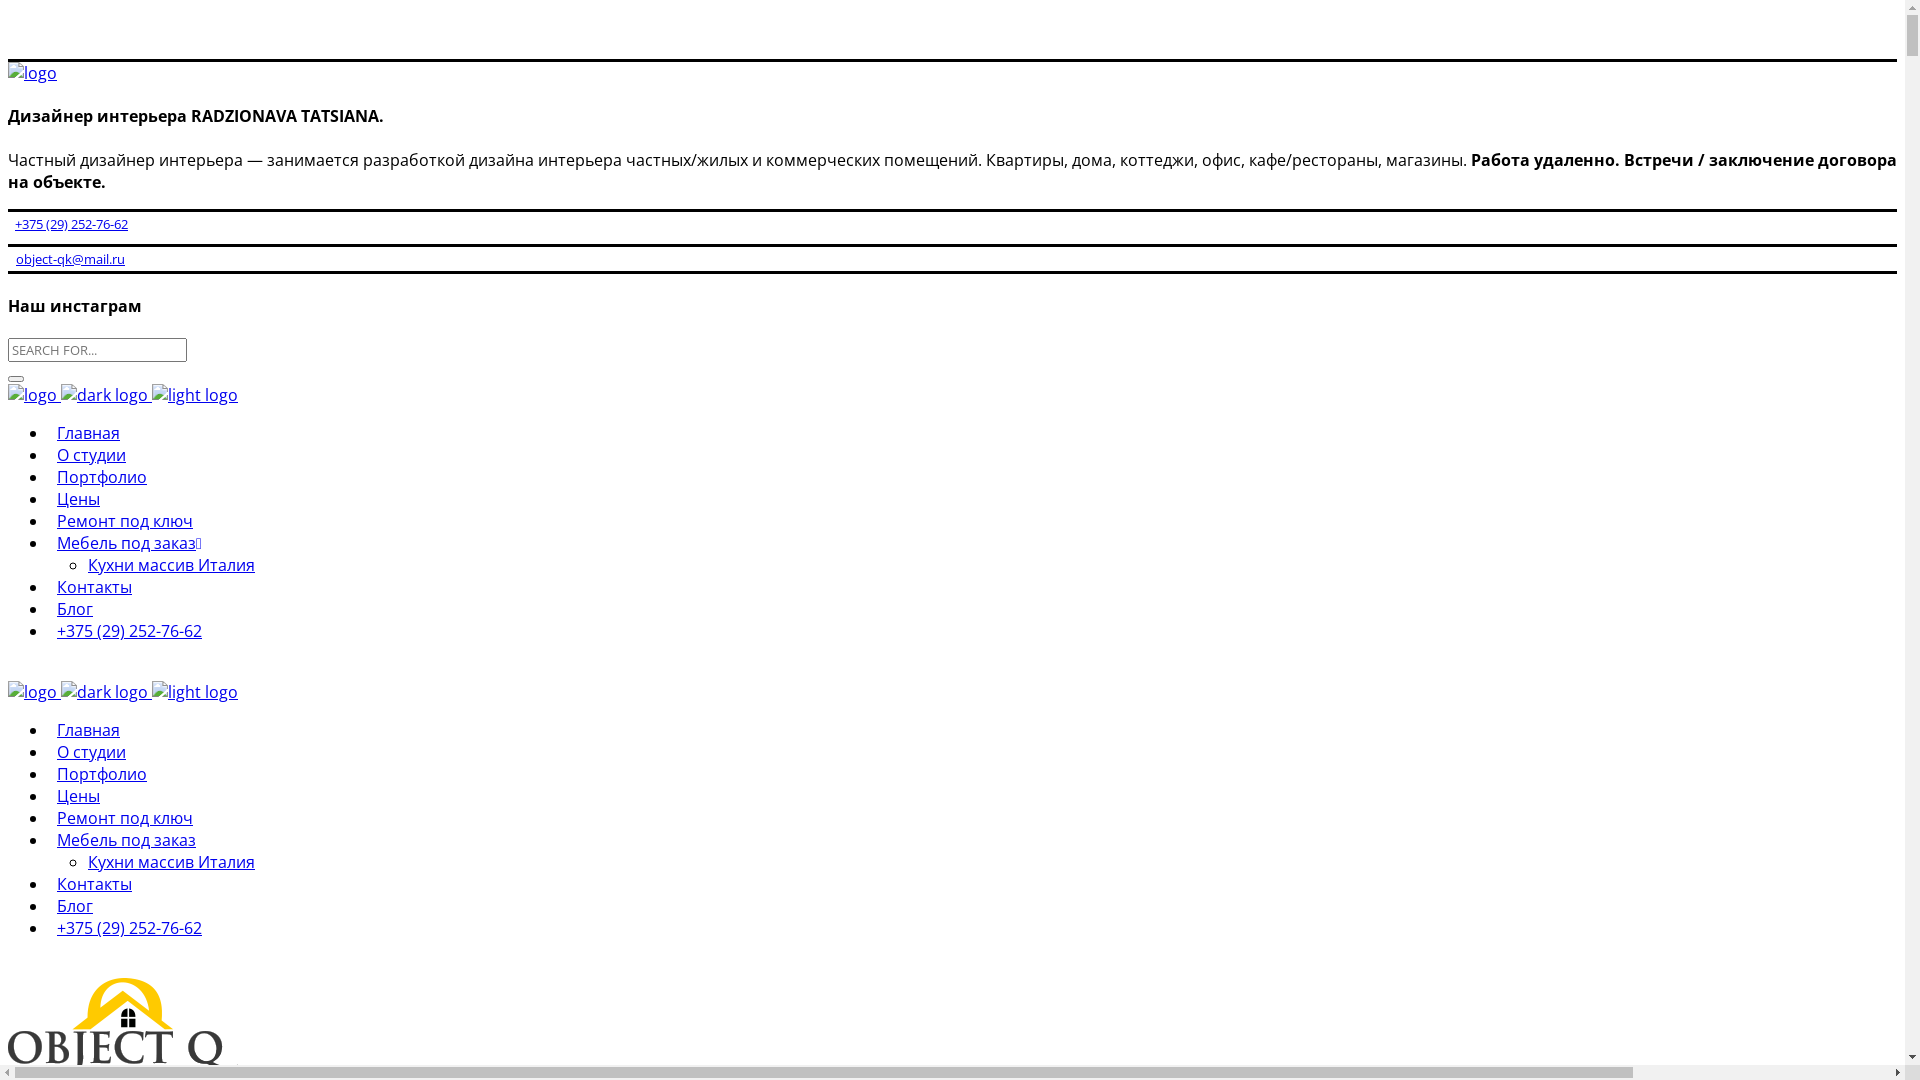  Describe the element at coordinates (67, 223) in the screenshot. I see `'+375 (29) 252-76-62'` at that location.